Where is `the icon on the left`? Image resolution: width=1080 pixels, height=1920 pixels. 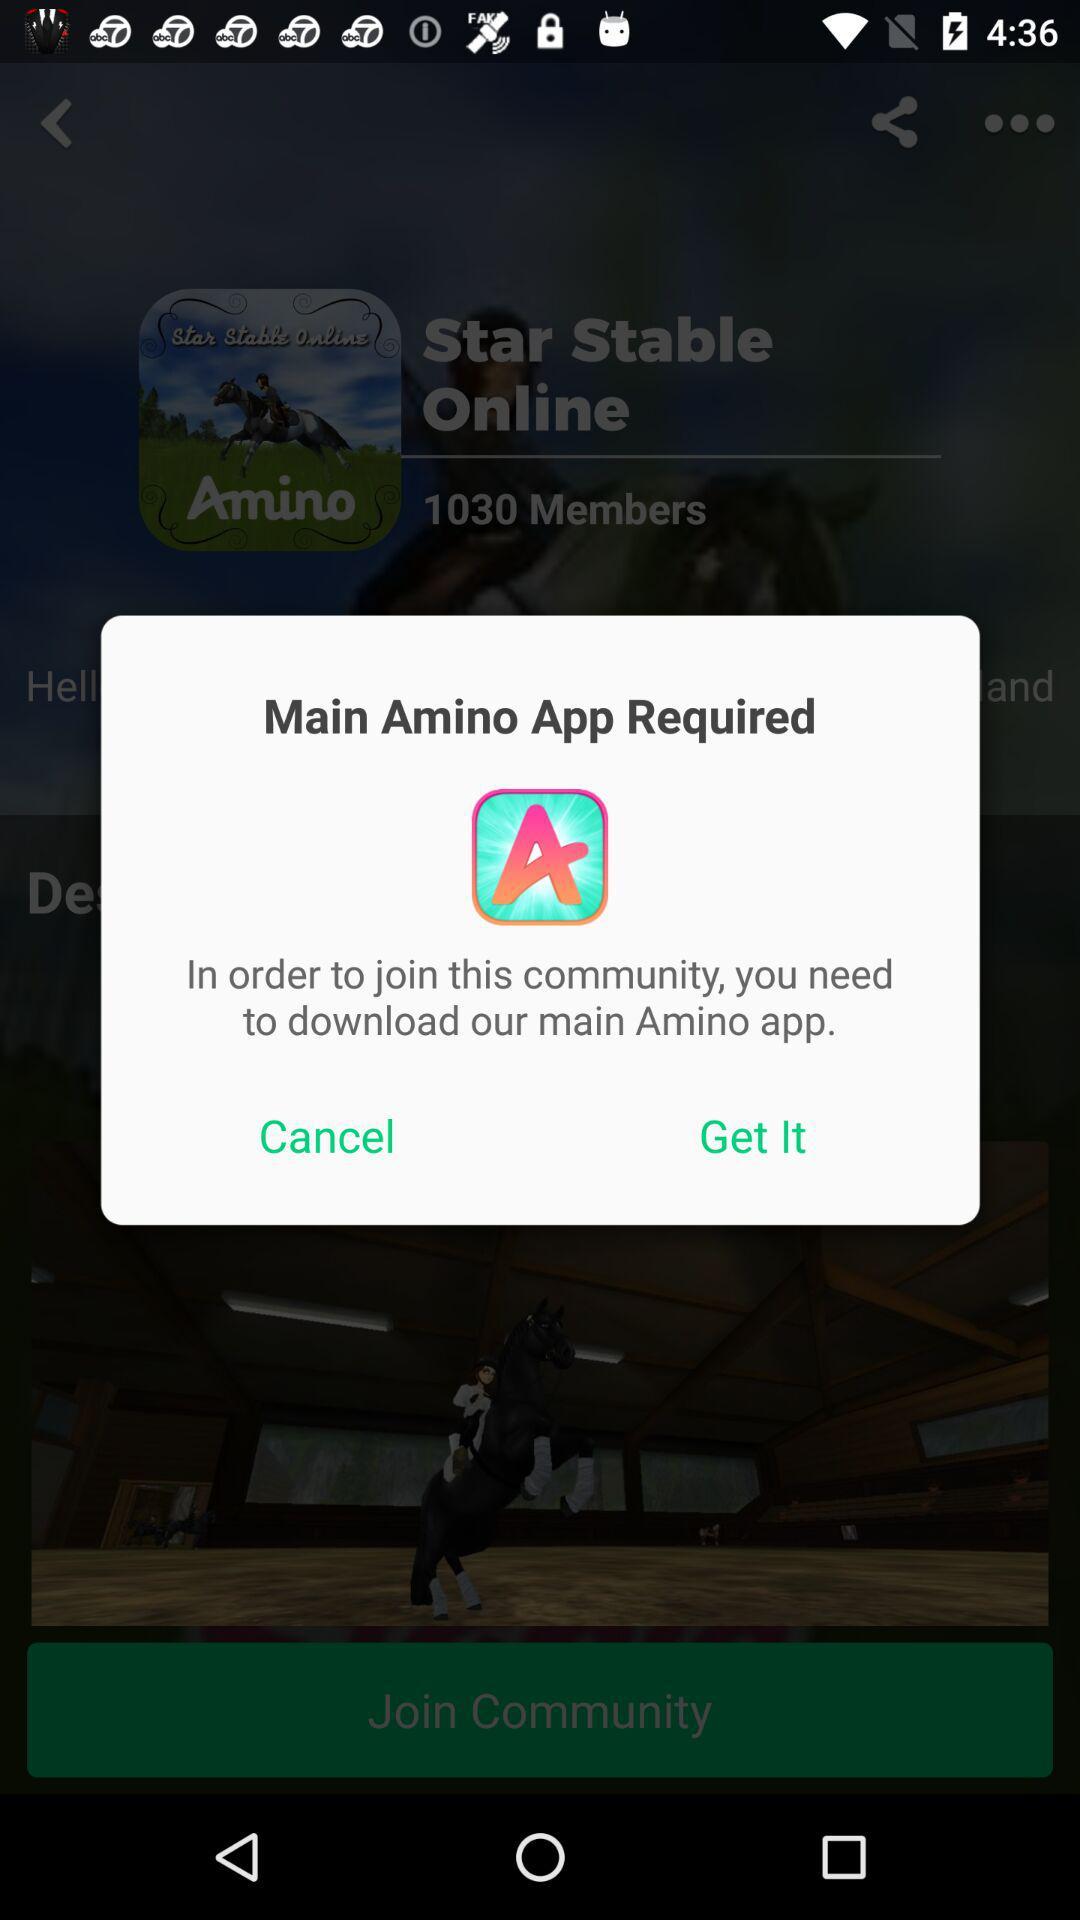 the icon on the left is located at coordinates (326, 1135).